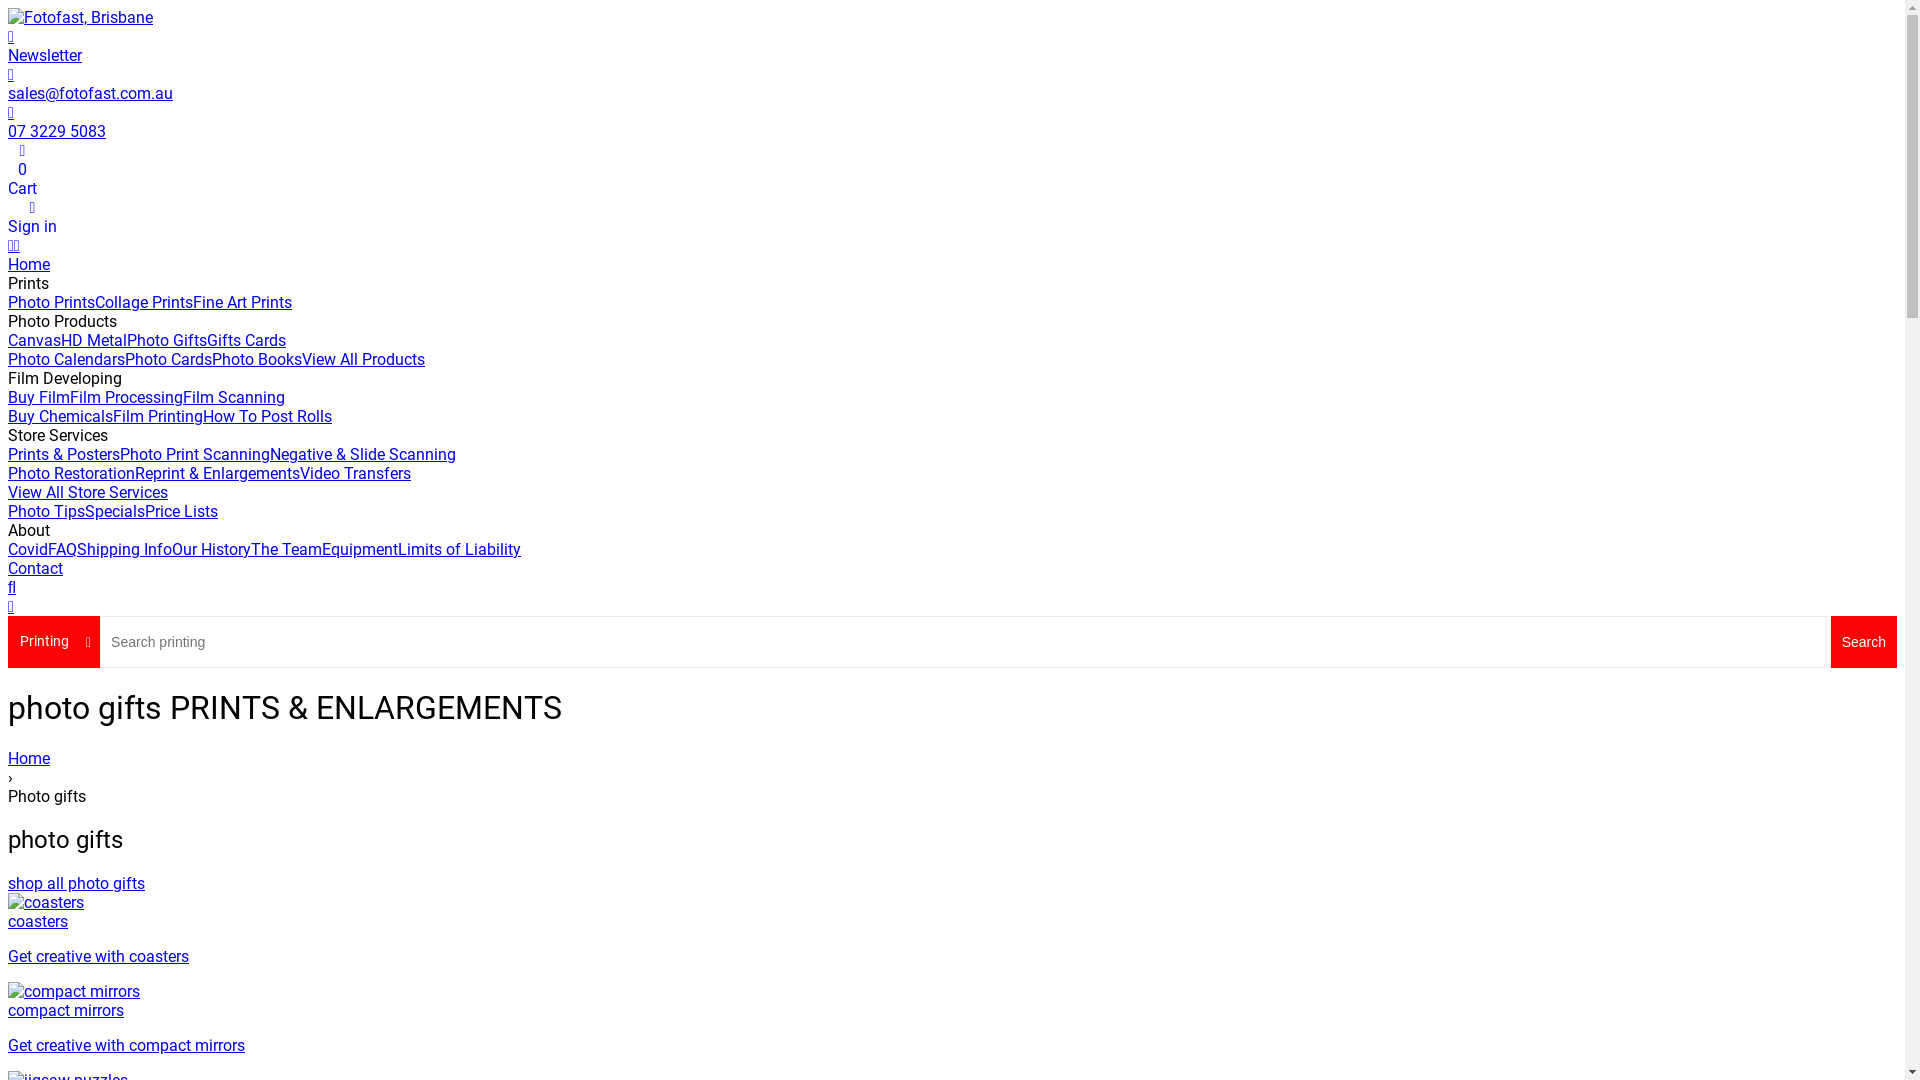 The width and height of the screenshot is (1920, 1080). Describe the element at coordinates (35, 568) in the screenshot. I see `'Contact'` at that location.